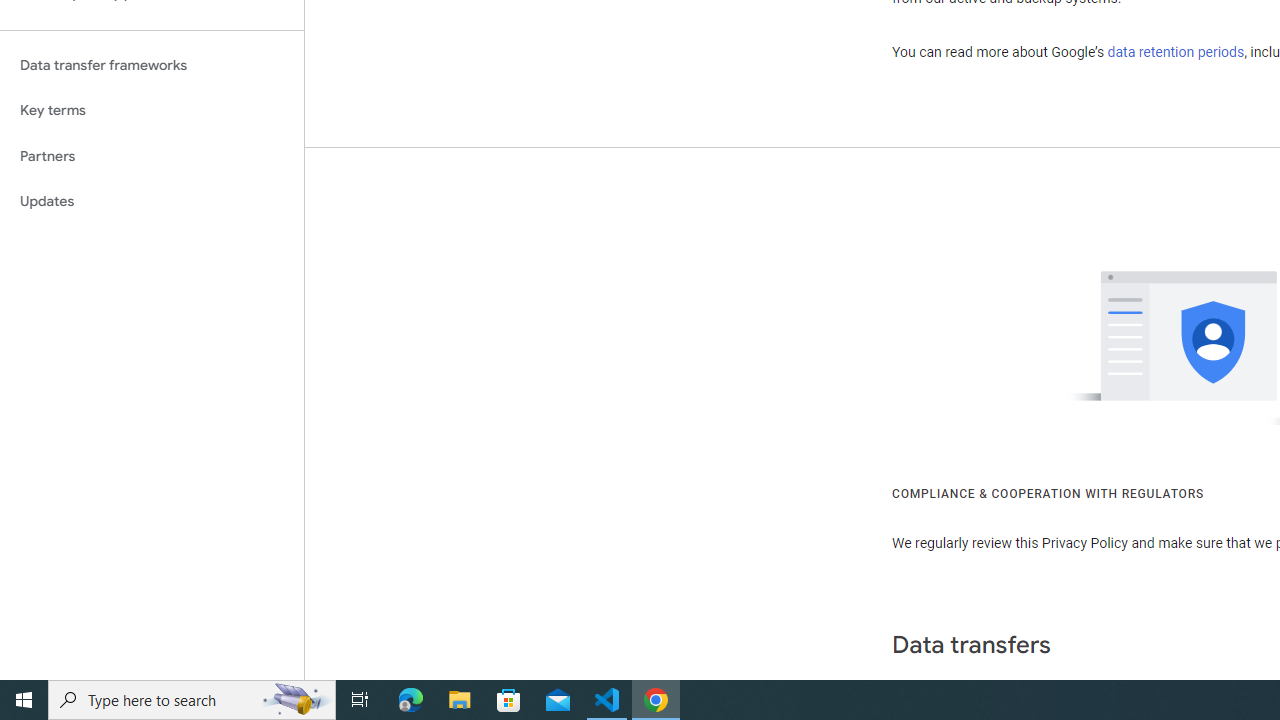 The image size is (1280, 720). Describe the element at coordinates (151, 64) in the screenshot. I see `'Data transfer frameworks'` at that location.